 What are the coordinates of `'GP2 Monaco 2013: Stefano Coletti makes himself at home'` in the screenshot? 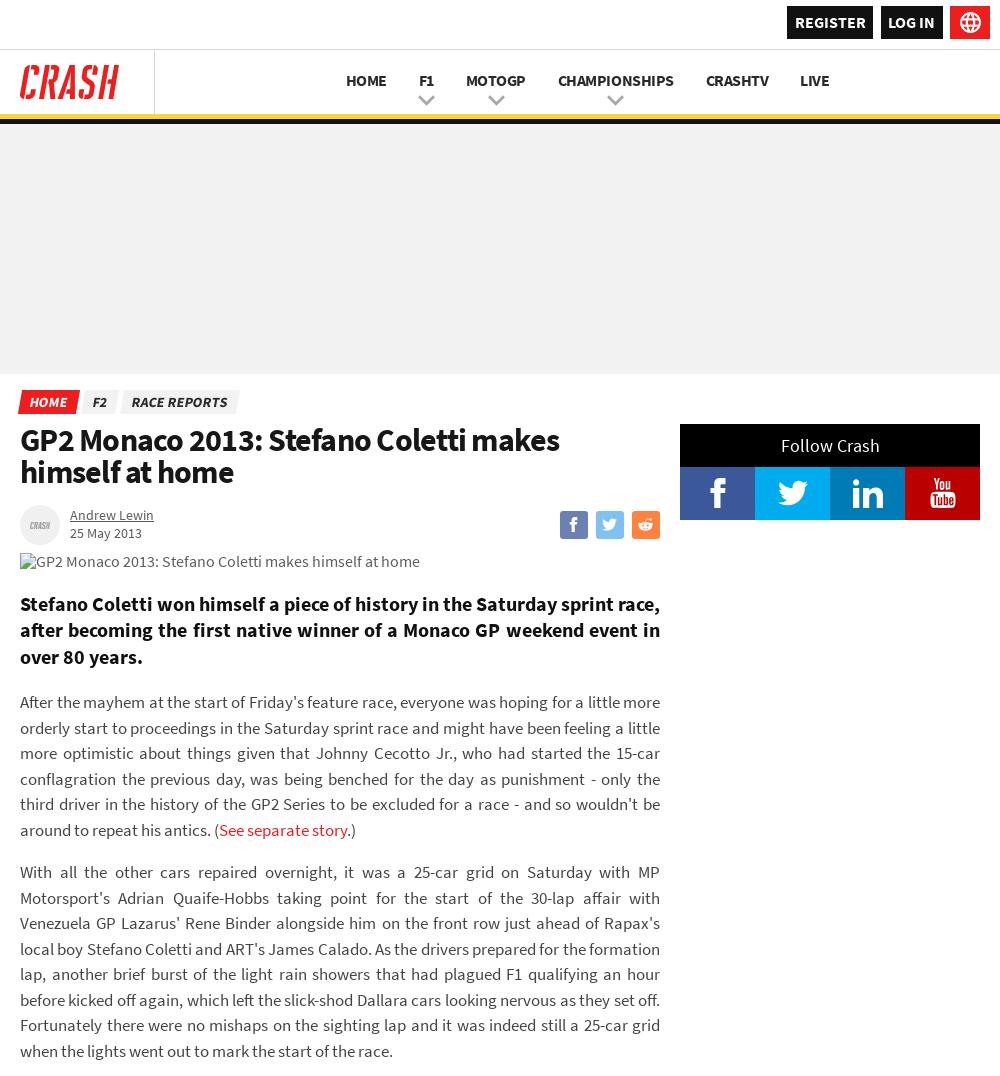 It's located at (289, 454).